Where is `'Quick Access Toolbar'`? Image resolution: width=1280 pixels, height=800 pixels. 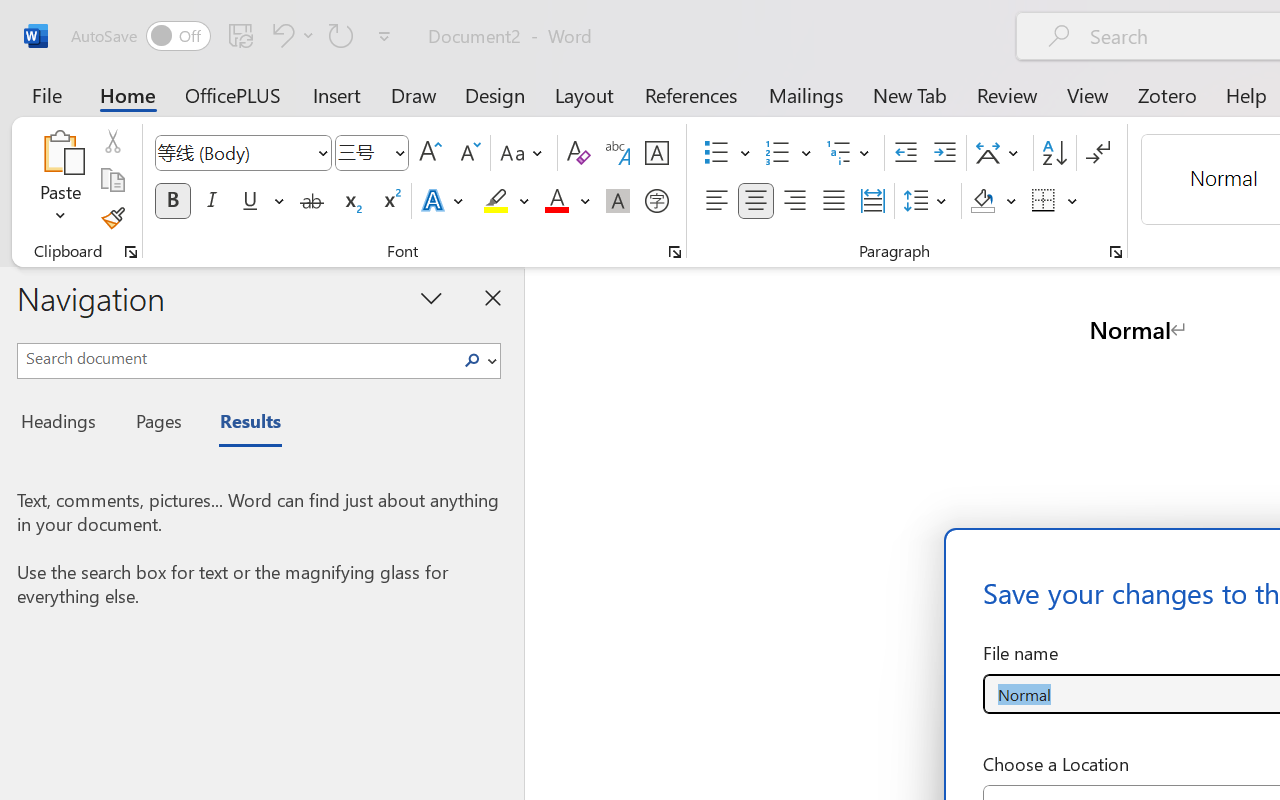 'Quick Access Toolbar' is located at coordinates (234, 35).